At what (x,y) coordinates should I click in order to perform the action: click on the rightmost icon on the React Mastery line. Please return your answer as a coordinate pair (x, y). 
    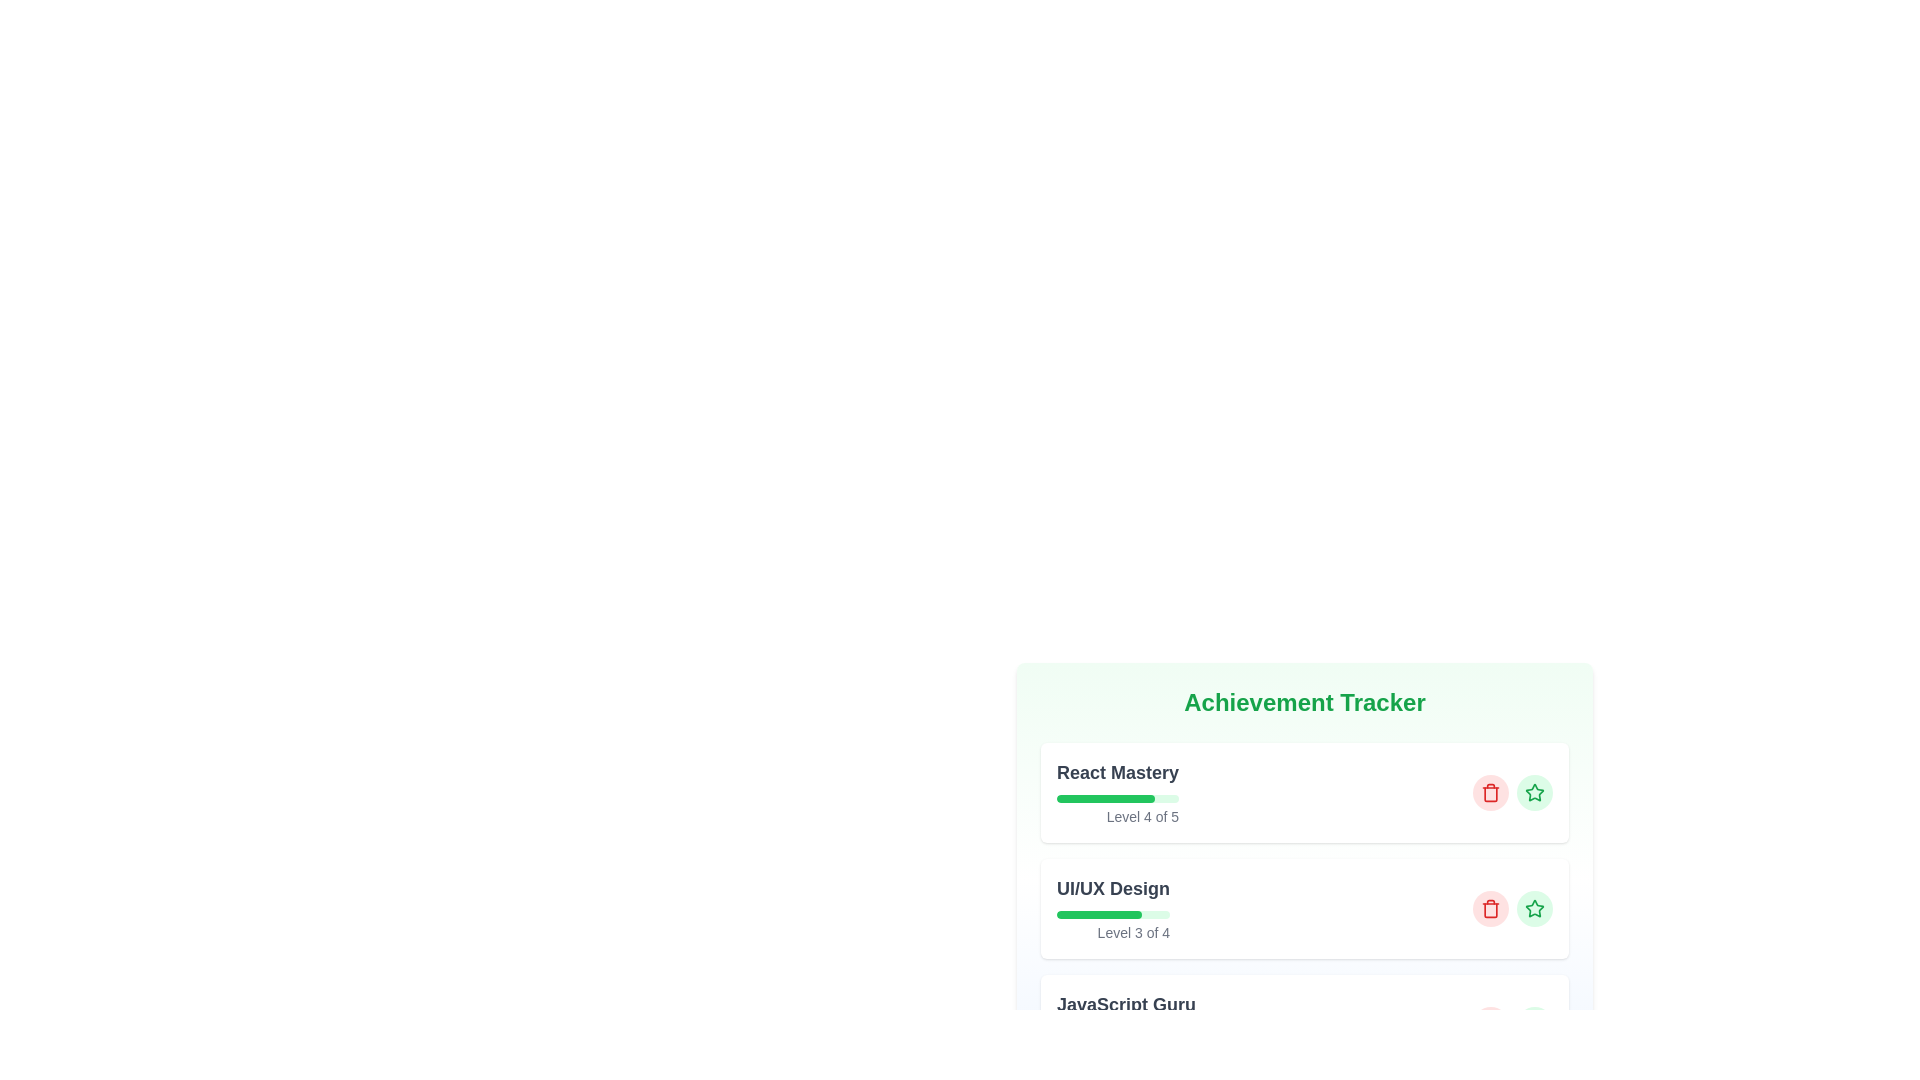
    Looking at the image, I should click on (1534, 908).